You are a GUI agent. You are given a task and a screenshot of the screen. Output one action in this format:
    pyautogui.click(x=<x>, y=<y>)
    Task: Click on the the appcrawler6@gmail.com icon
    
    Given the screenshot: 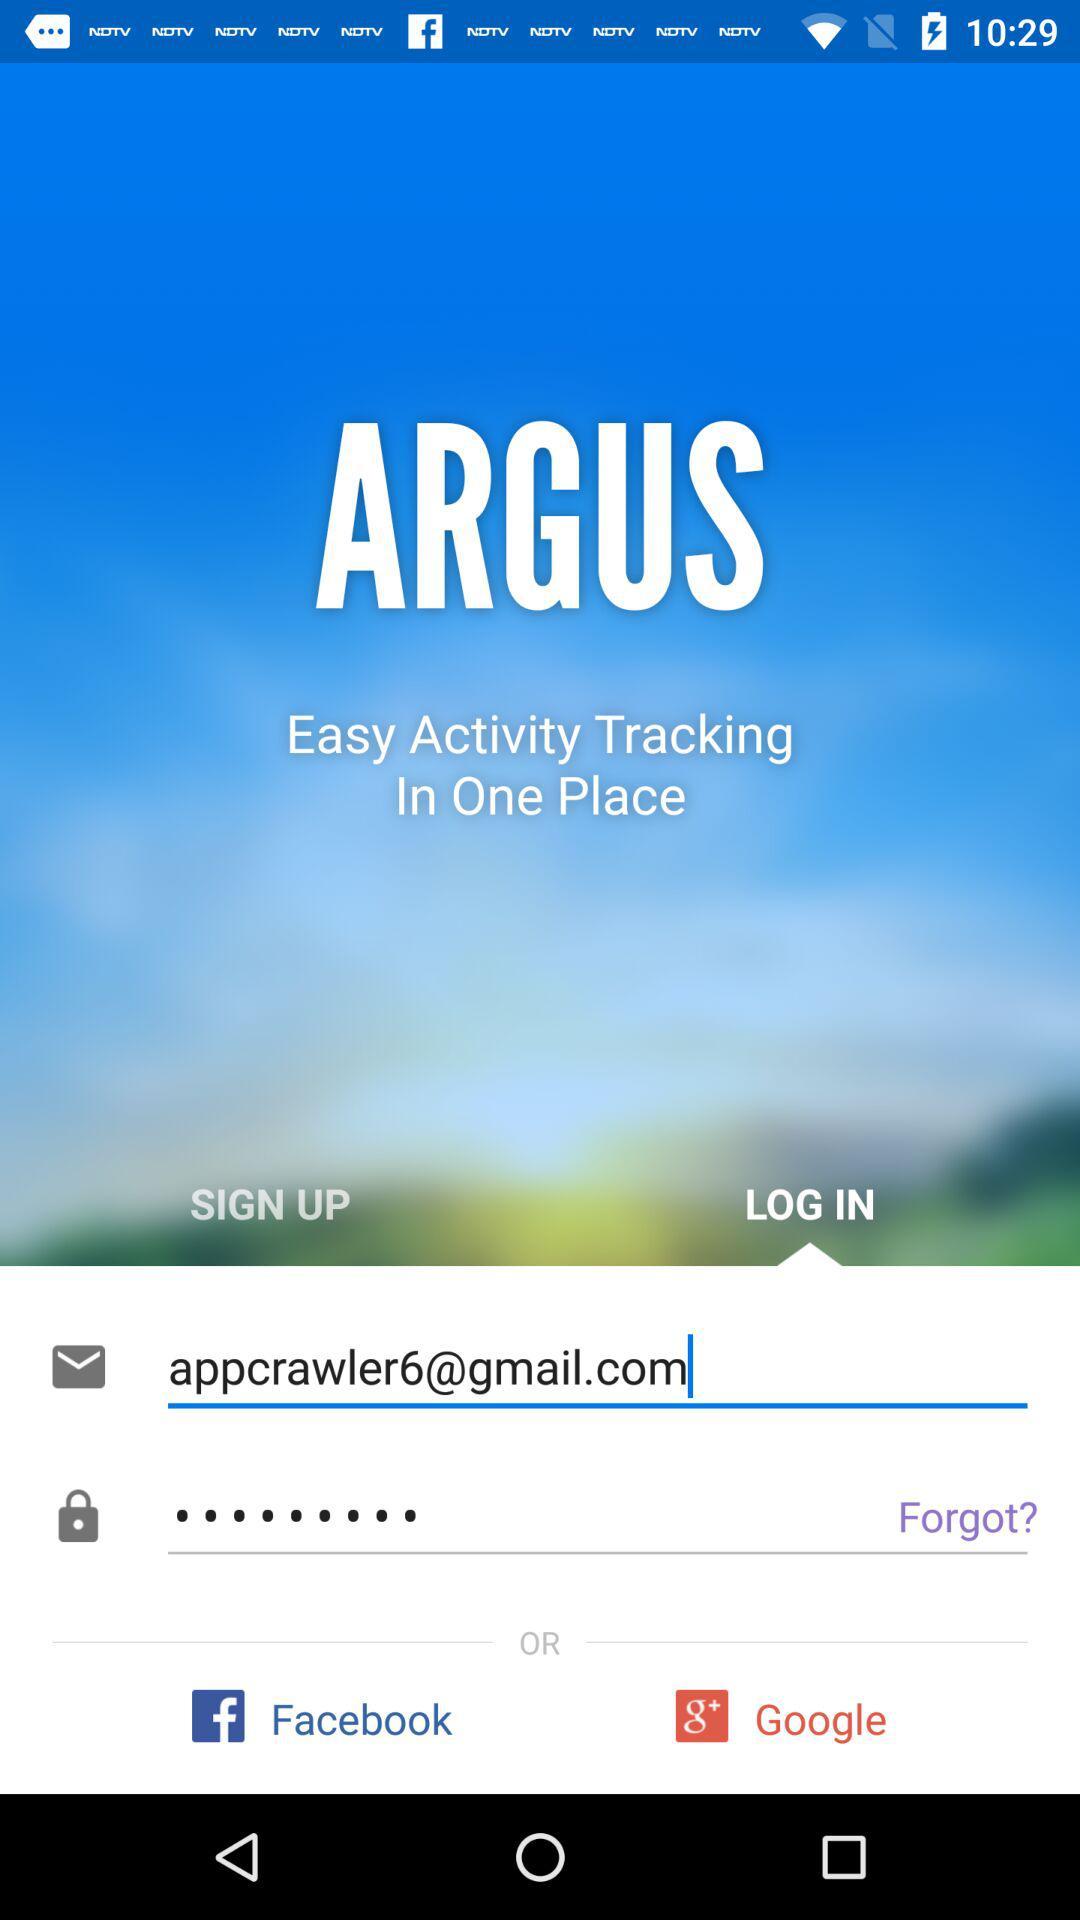 What is the action you would take?
    pyautogui.click(x=596, y=1366)
    